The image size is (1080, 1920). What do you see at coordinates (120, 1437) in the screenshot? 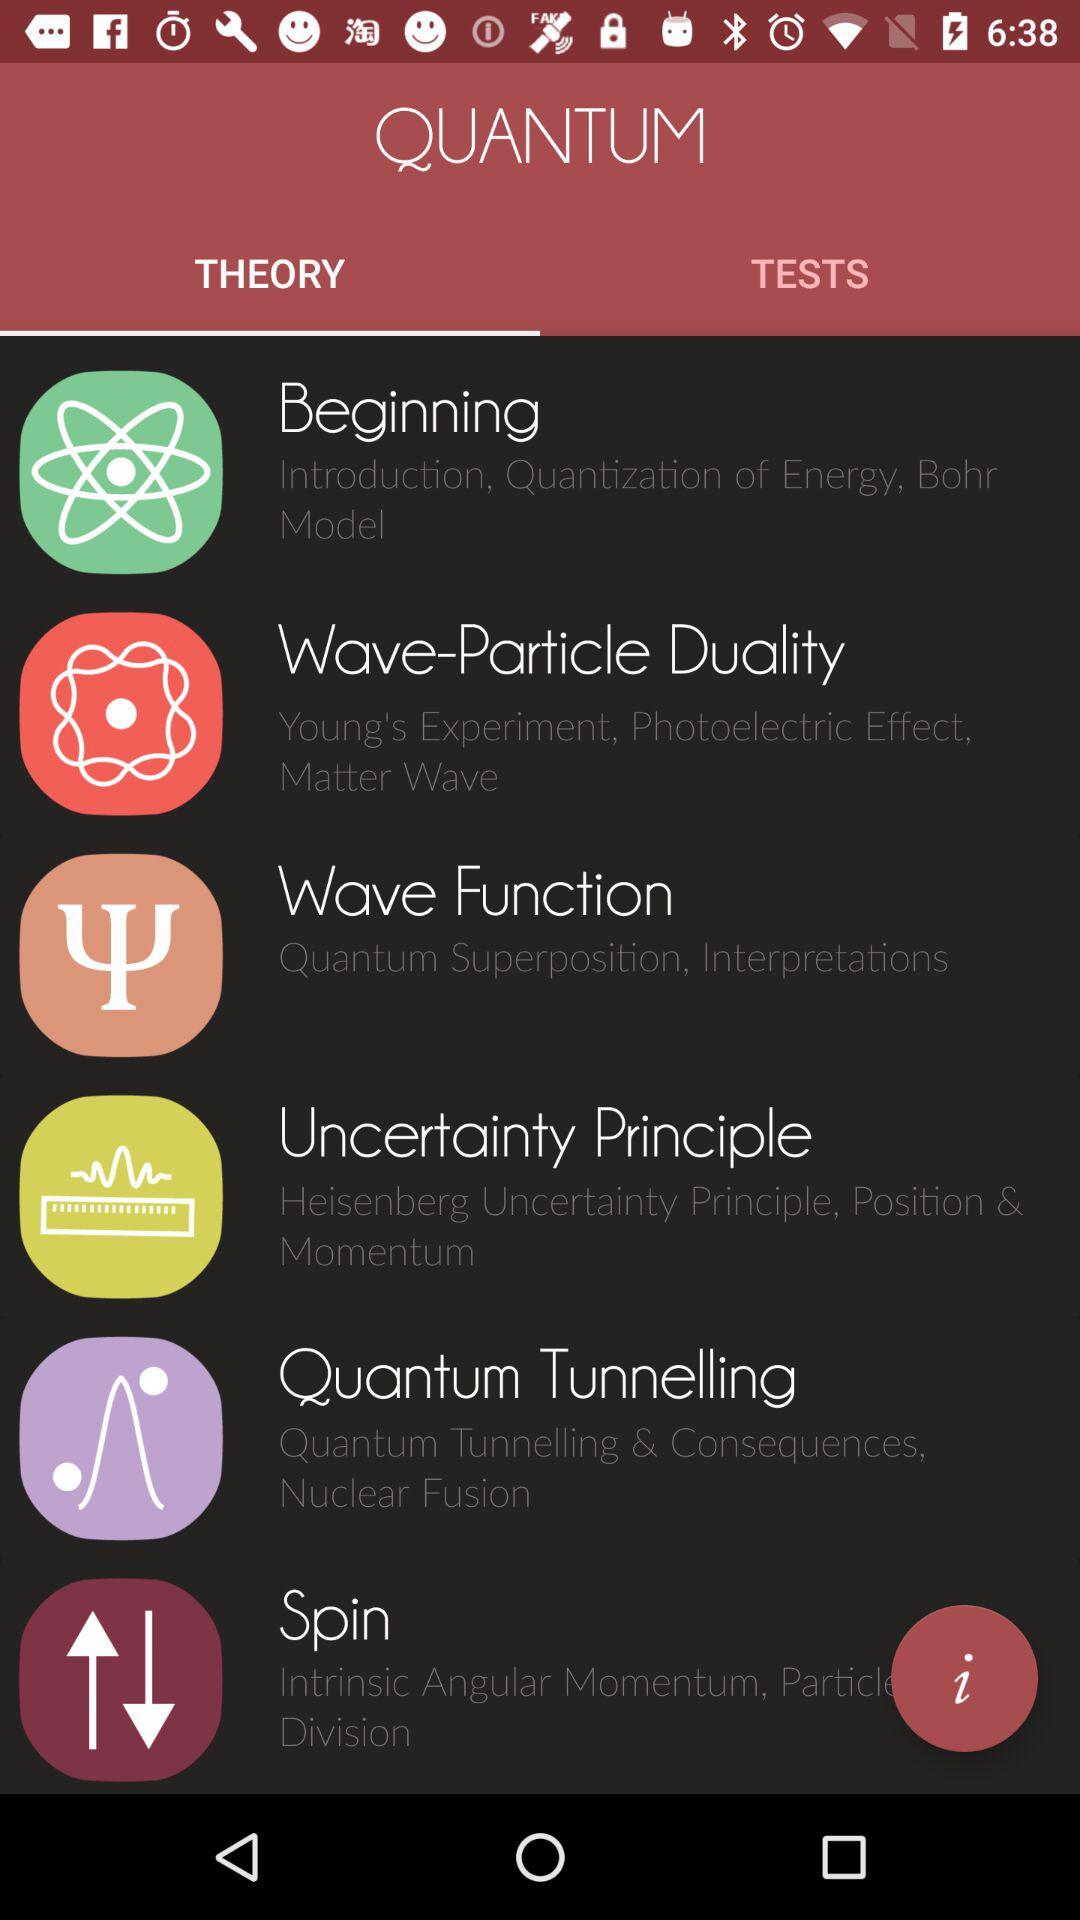
I see `start quantum tunneling module` at bounding box center [120, 1437].